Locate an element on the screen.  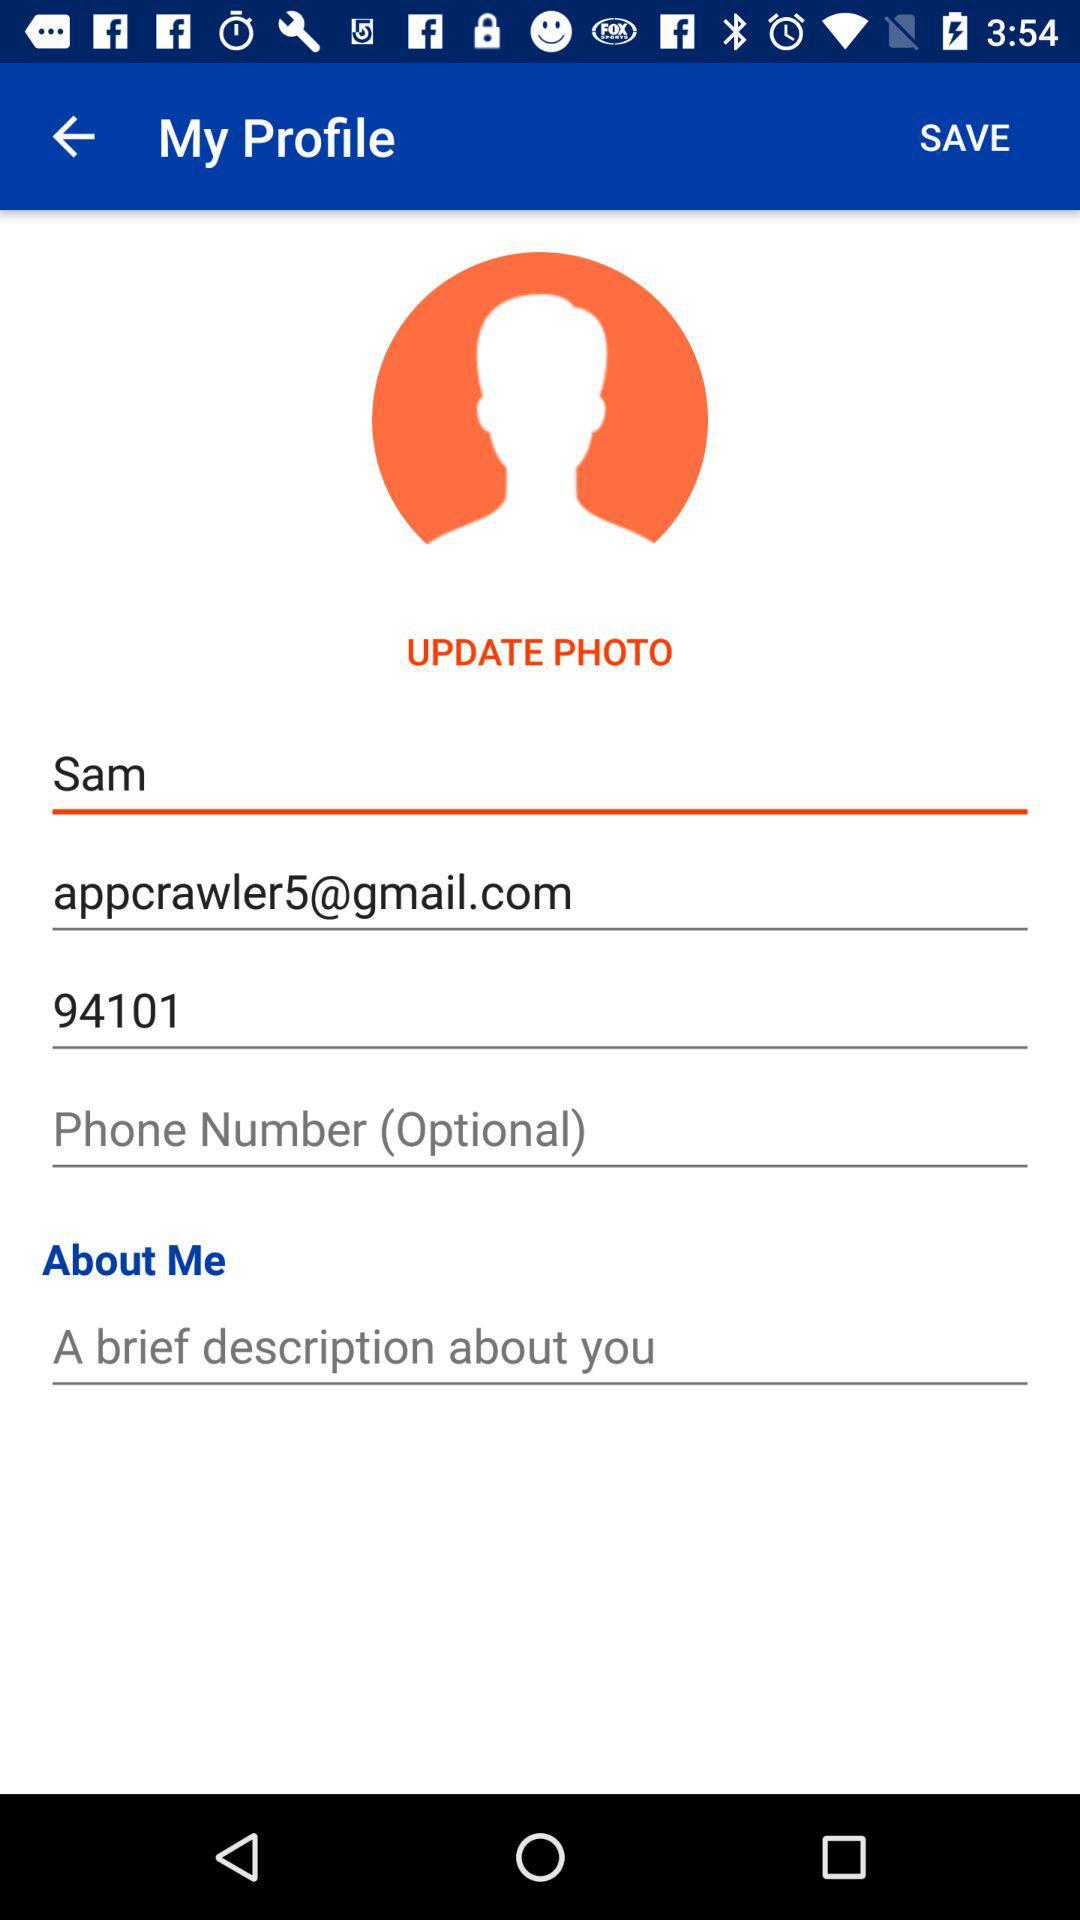
icon at the top right corner is located at coordinates (963, 135).